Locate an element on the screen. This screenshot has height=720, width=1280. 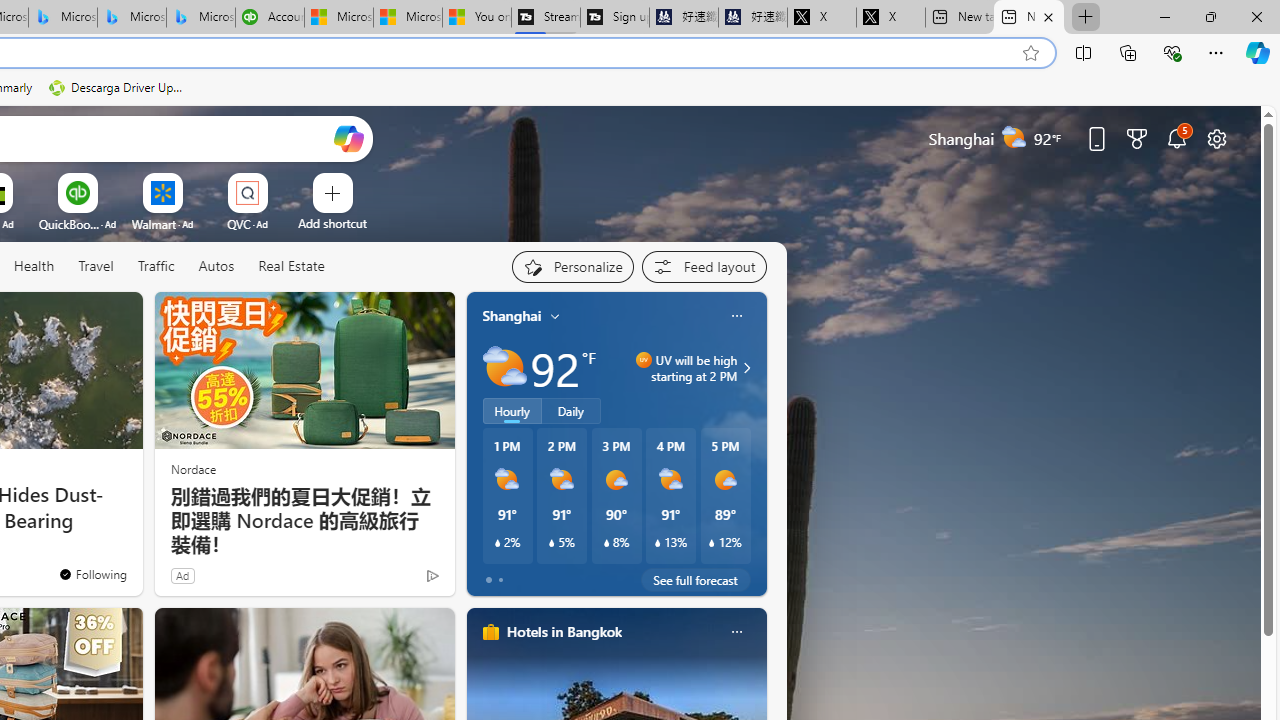
'Personalize your feed"' is located at coordinates (571, 266).